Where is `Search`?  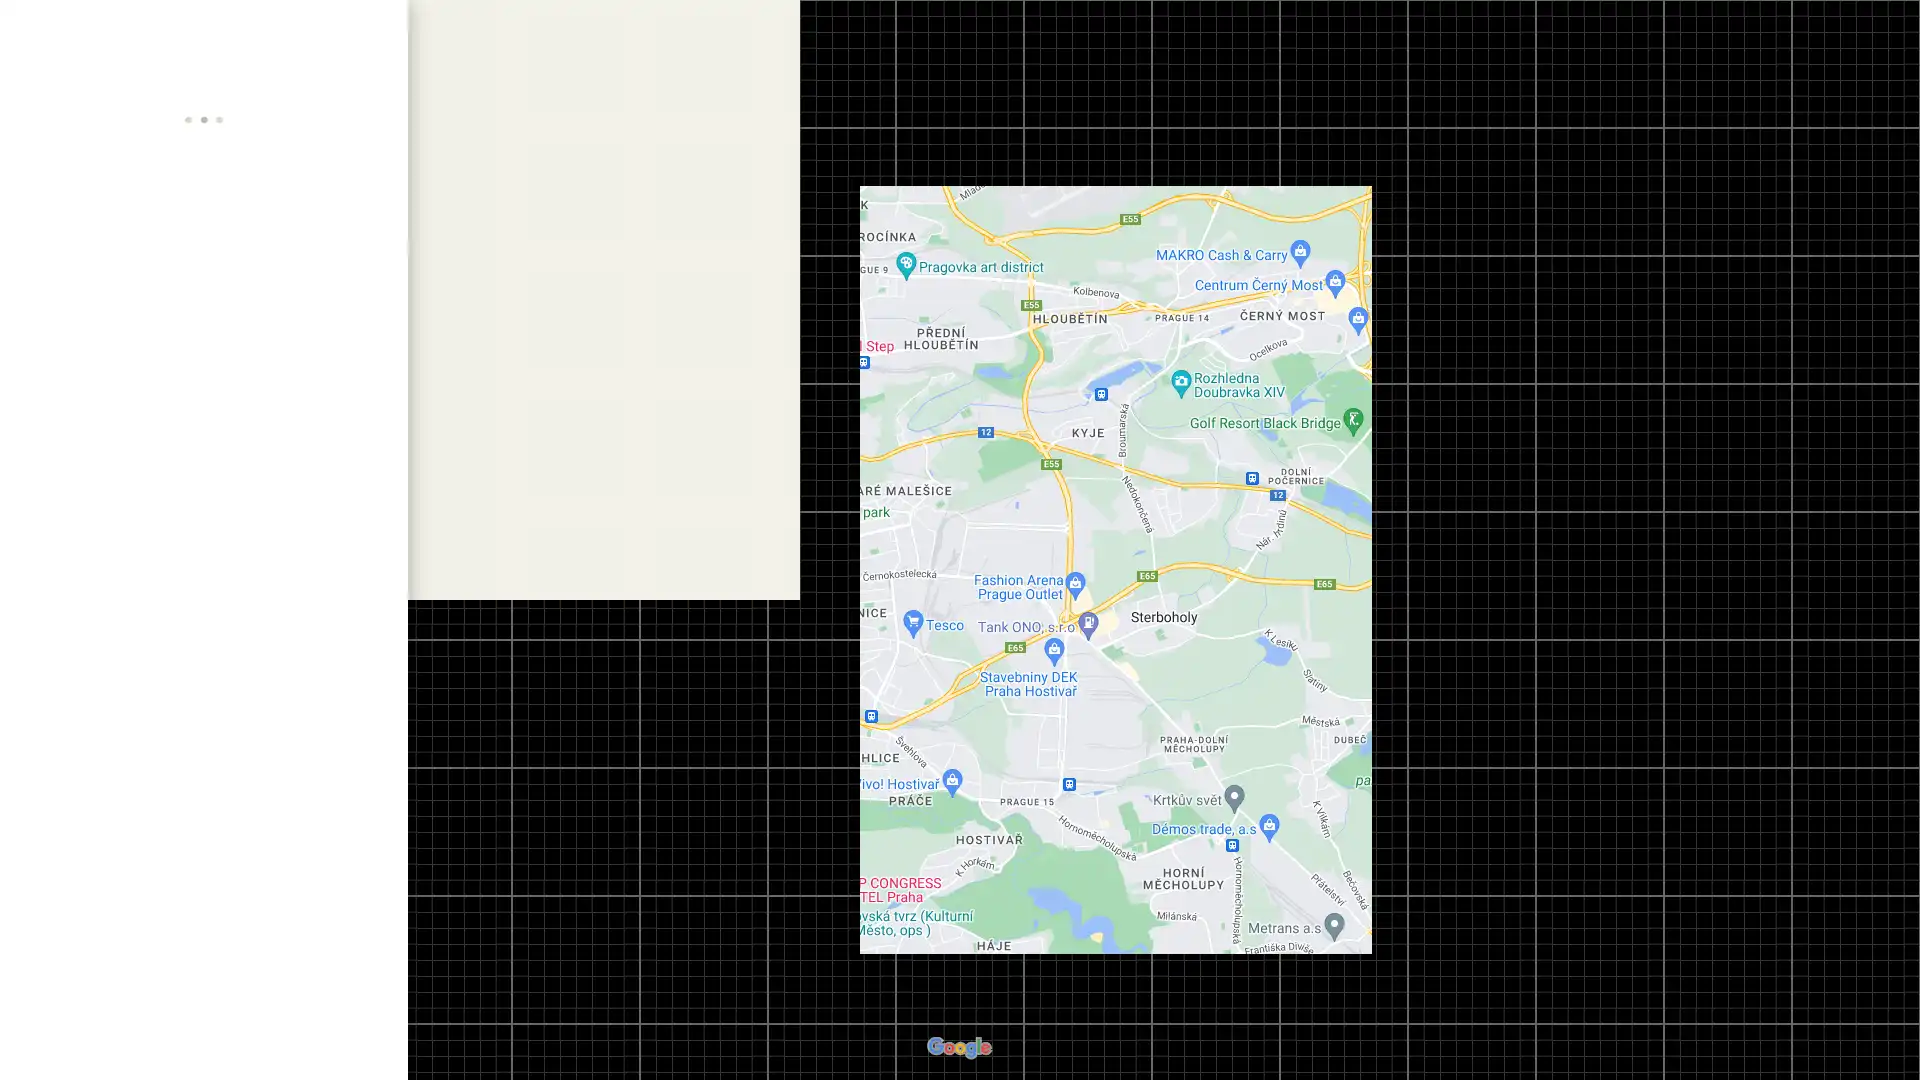
Search is located at coordinates (317, 31).